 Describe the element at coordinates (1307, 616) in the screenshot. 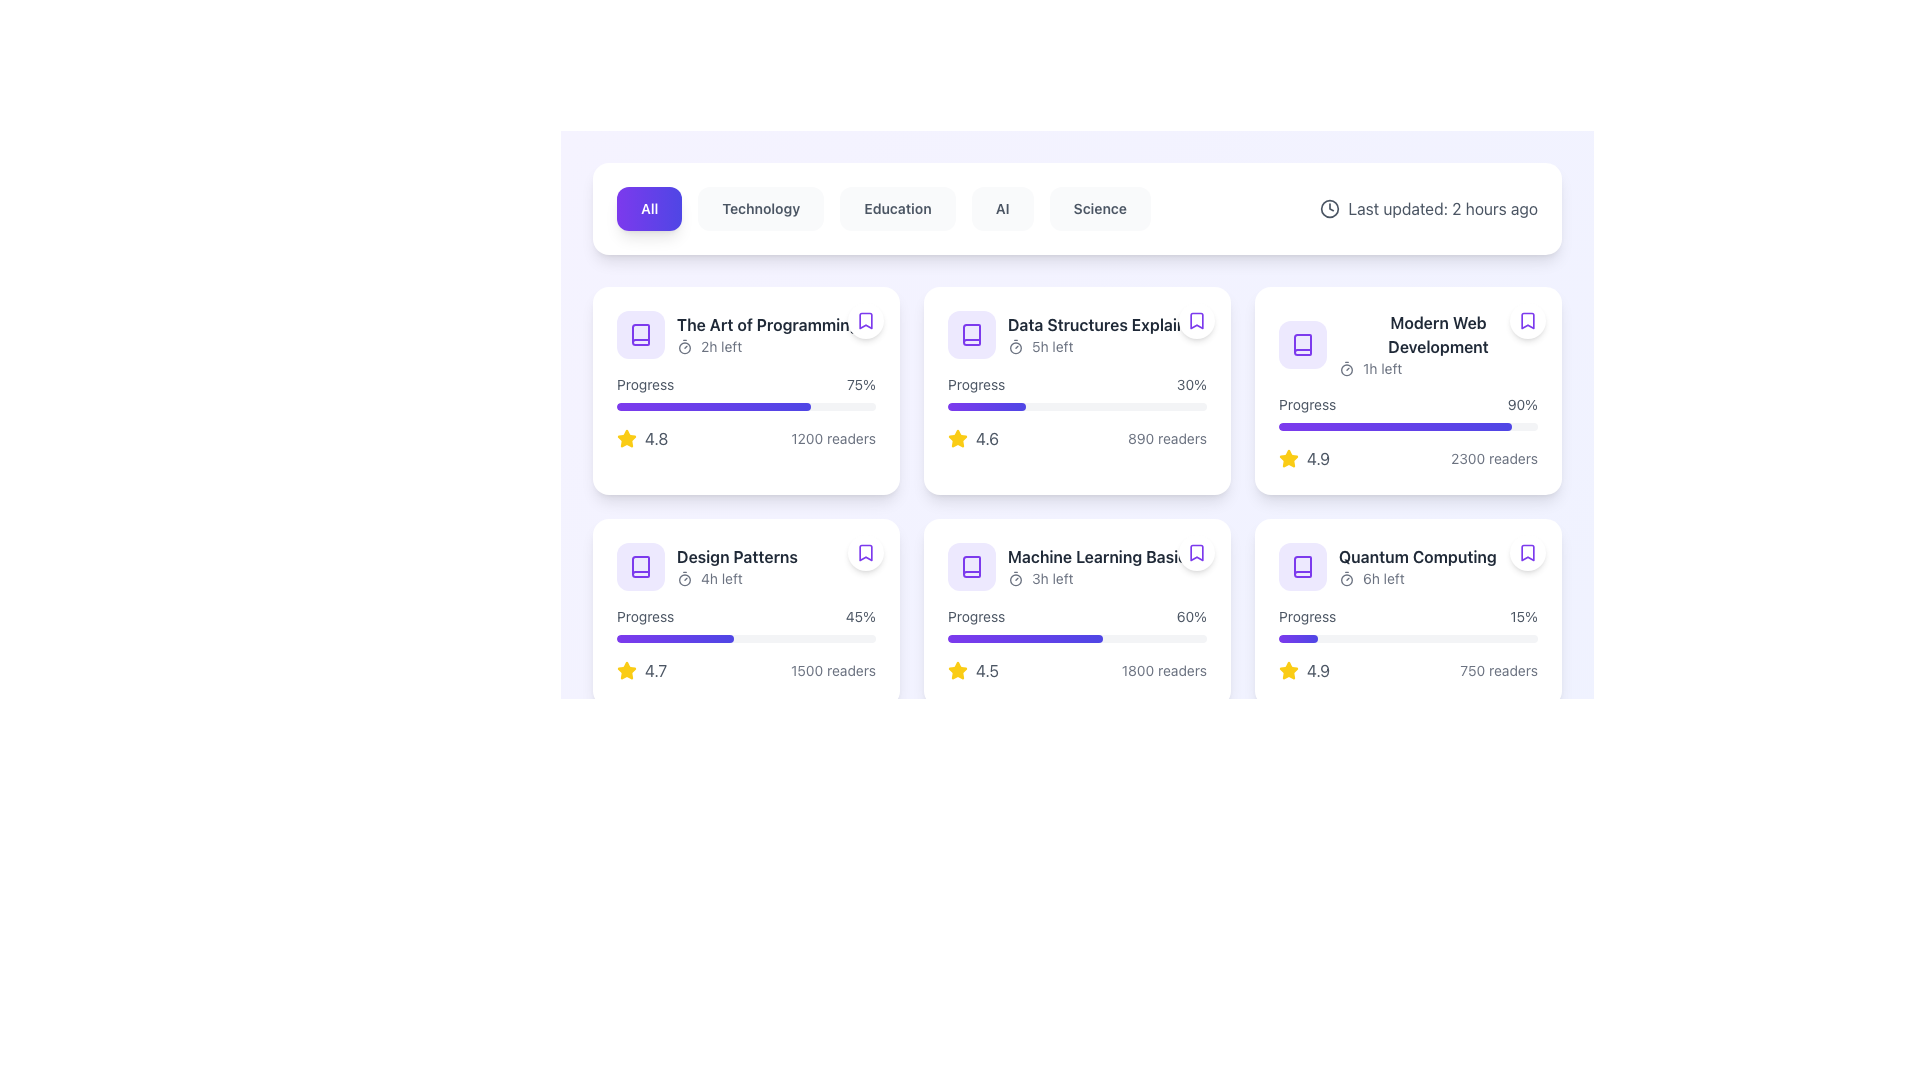

I see `the Text label indicating the purpose of the associated progress bar within the 'Quantum Computing' card, located to the left of the '15%' text` at that location.